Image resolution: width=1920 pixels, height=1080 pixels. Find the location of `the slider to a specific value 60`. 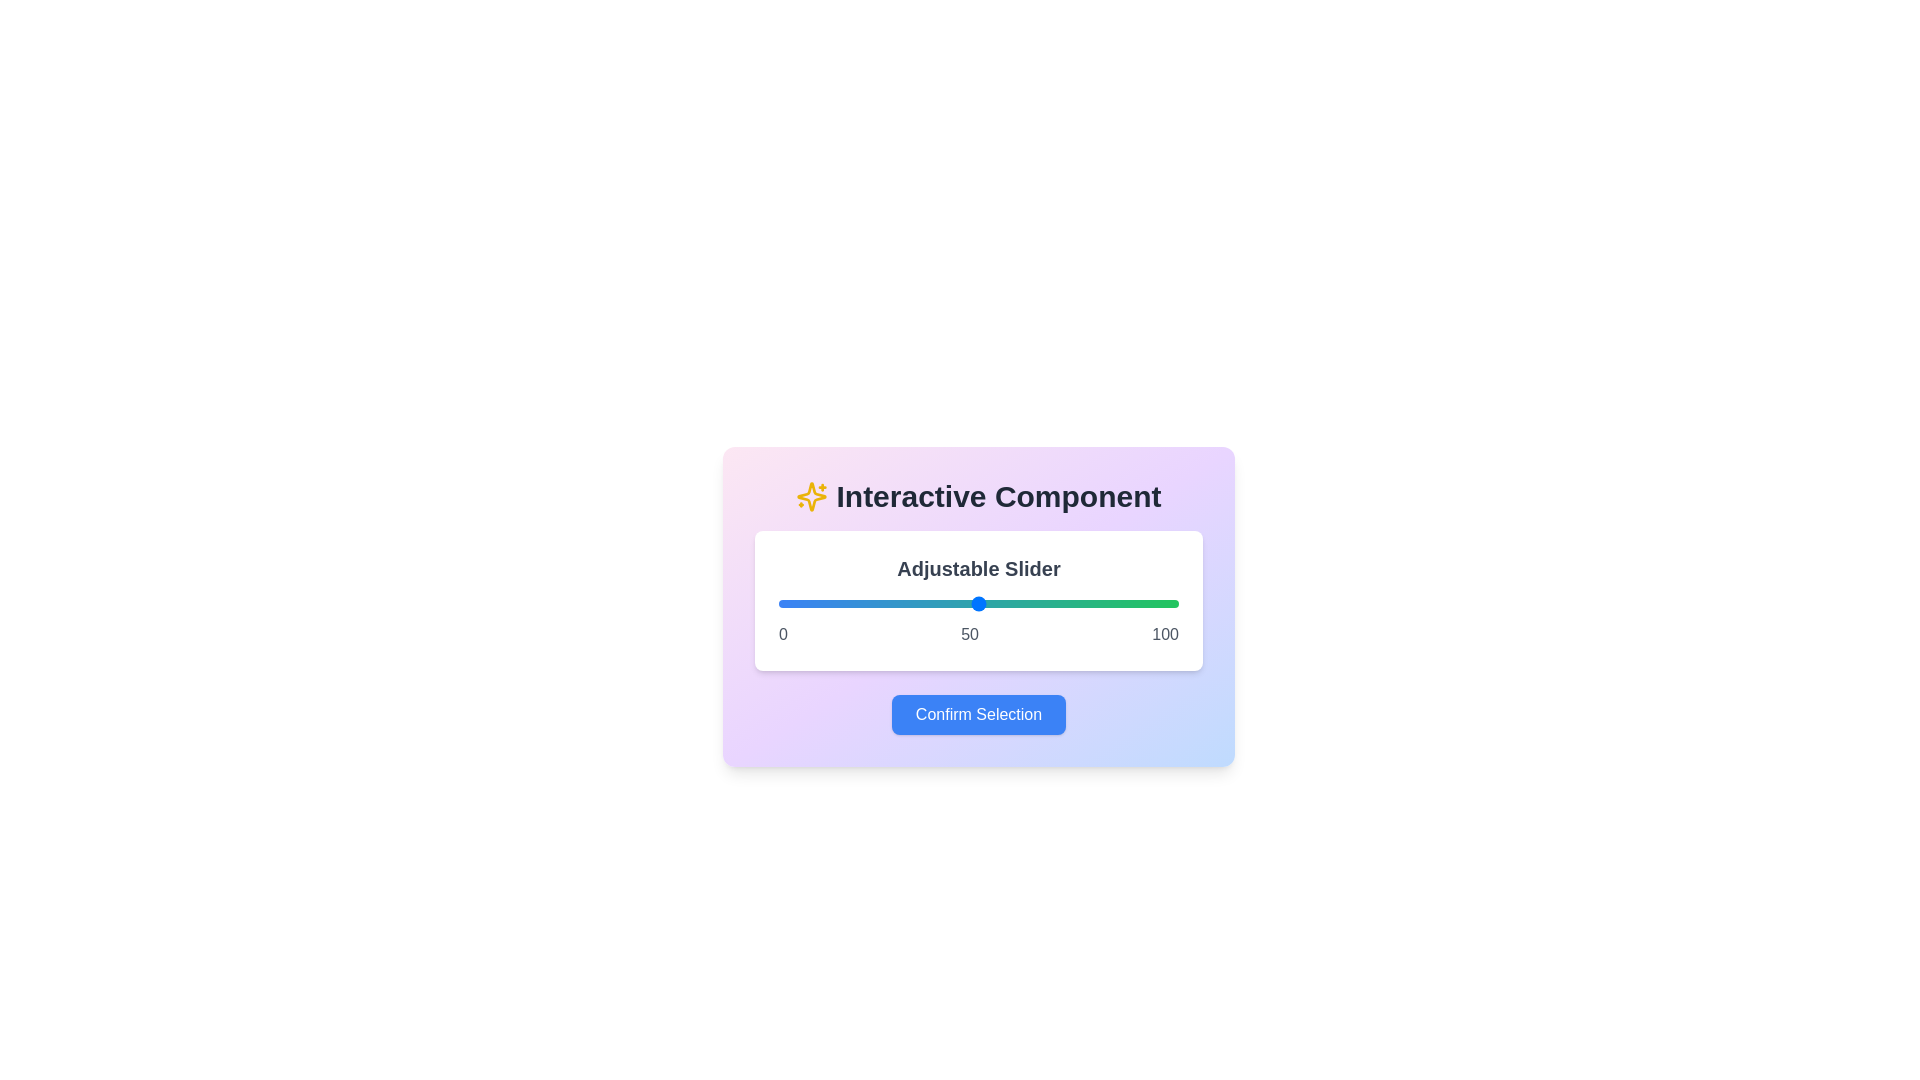

the slider to a specific value 60 is located at coordinates (1018, 603).